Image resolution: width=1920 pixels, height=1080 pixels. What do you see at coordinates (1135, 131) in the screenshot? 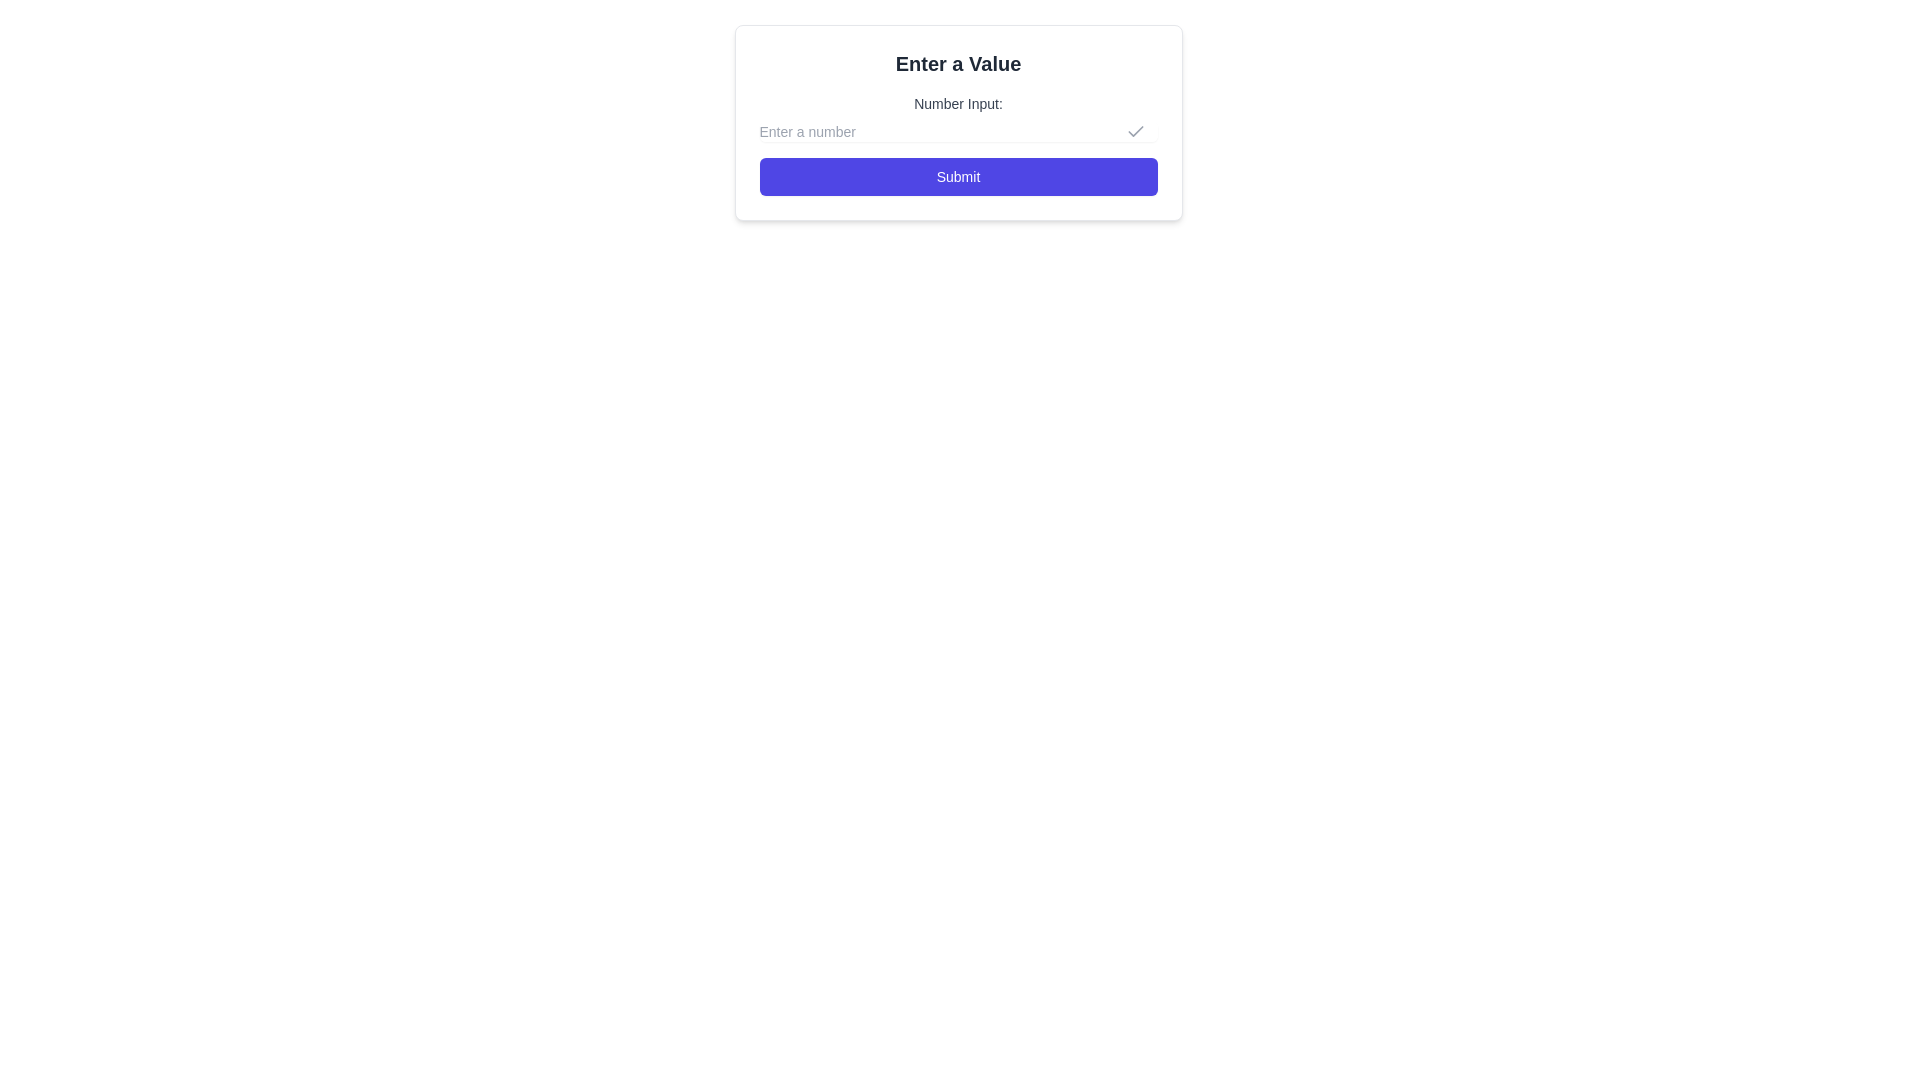
I see `the small outlined grey checkmark icon located at the right end of the text input field labeled 'Enter a number'` at bounding box center [1135, 131].